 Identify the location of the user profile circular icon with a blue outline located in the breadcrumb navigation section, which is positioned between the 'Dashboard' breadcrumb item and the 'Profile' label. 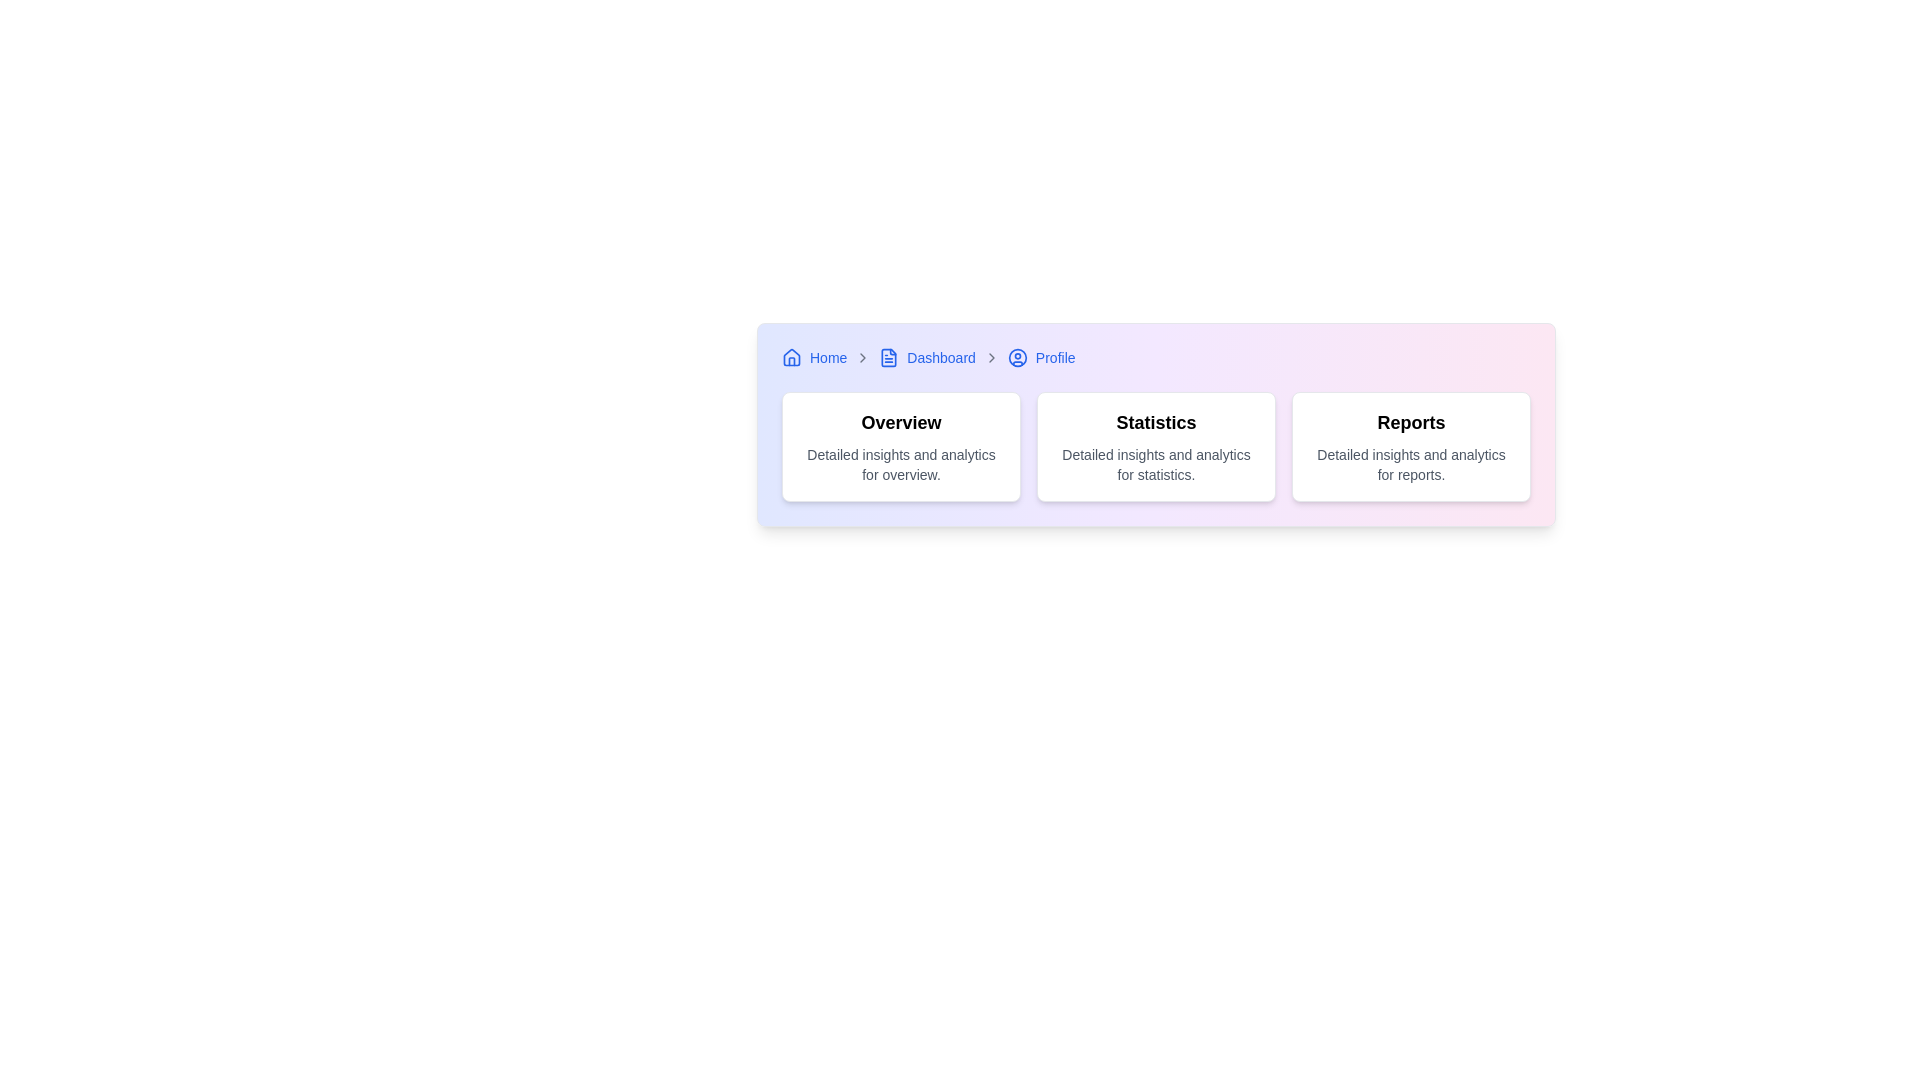
(1017, 357).